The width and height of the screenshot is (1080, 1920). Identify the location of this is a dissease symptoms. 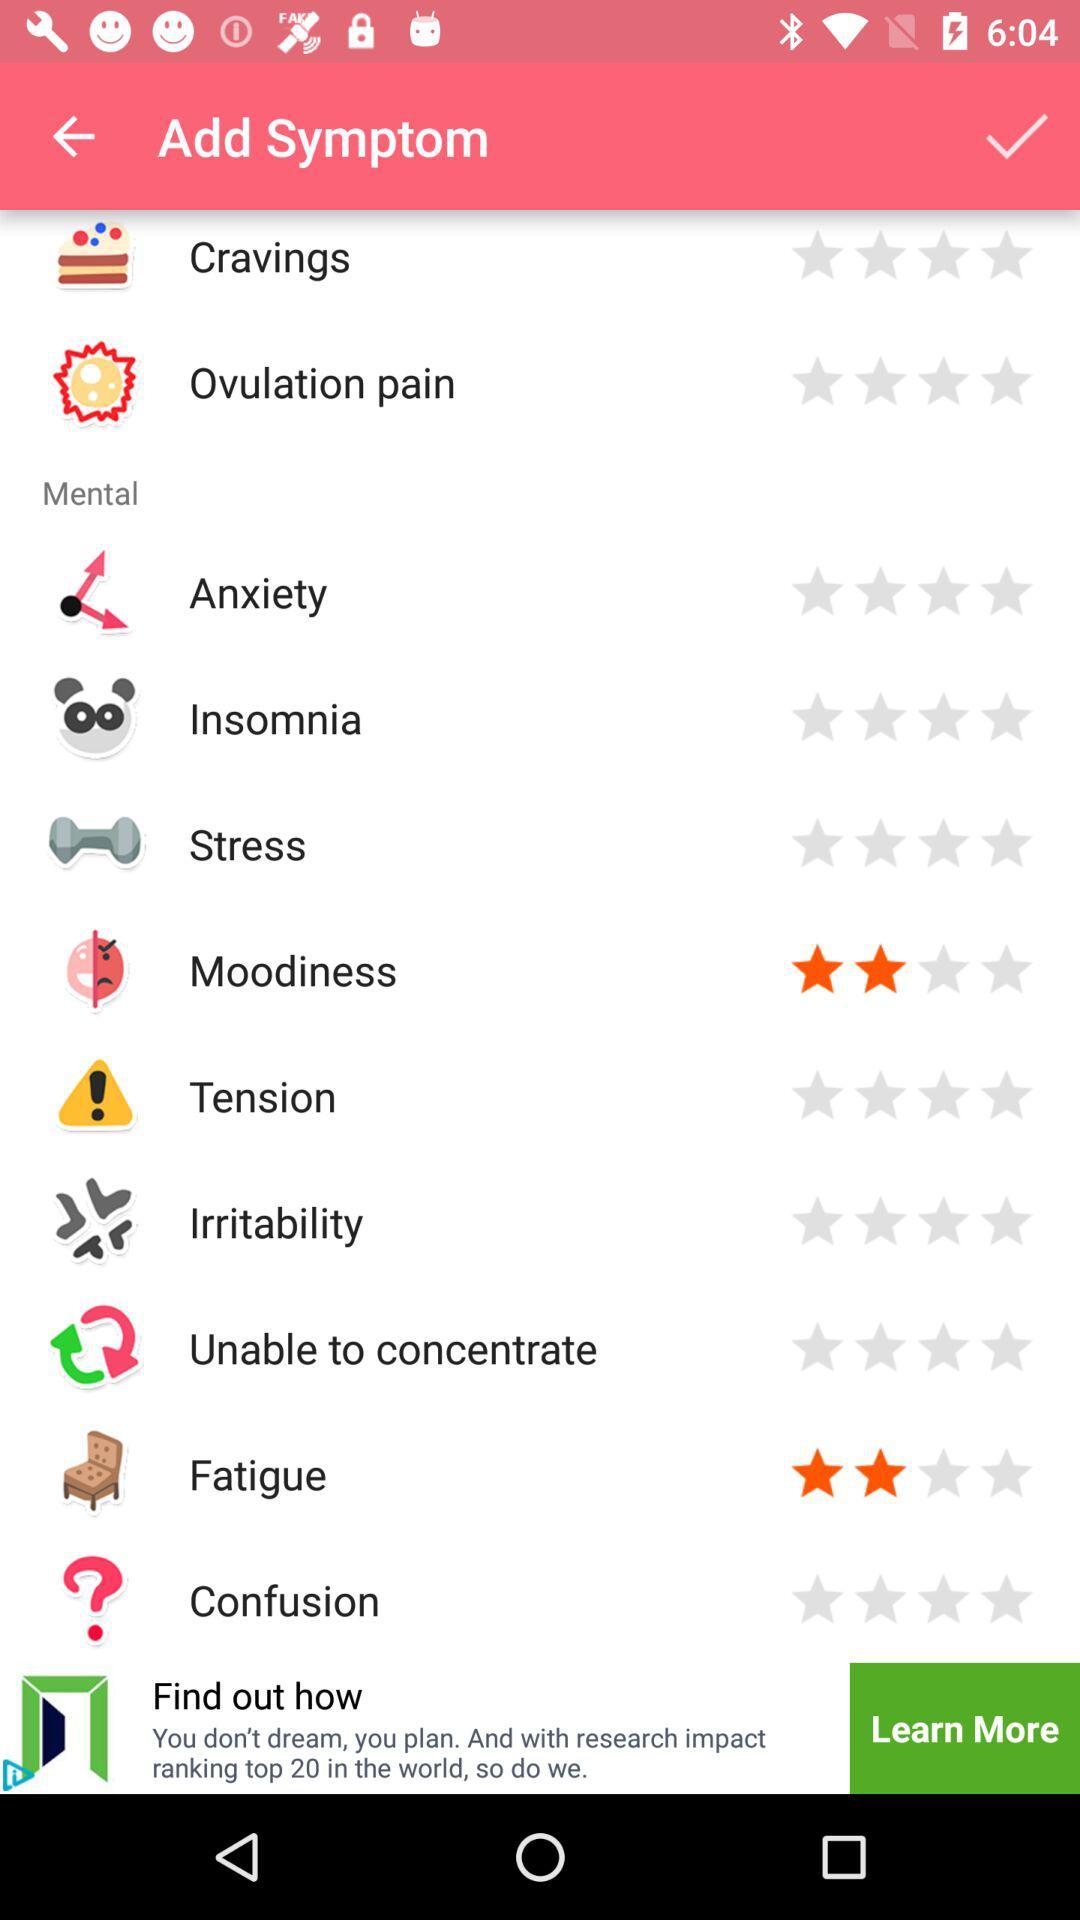
(879, 969).